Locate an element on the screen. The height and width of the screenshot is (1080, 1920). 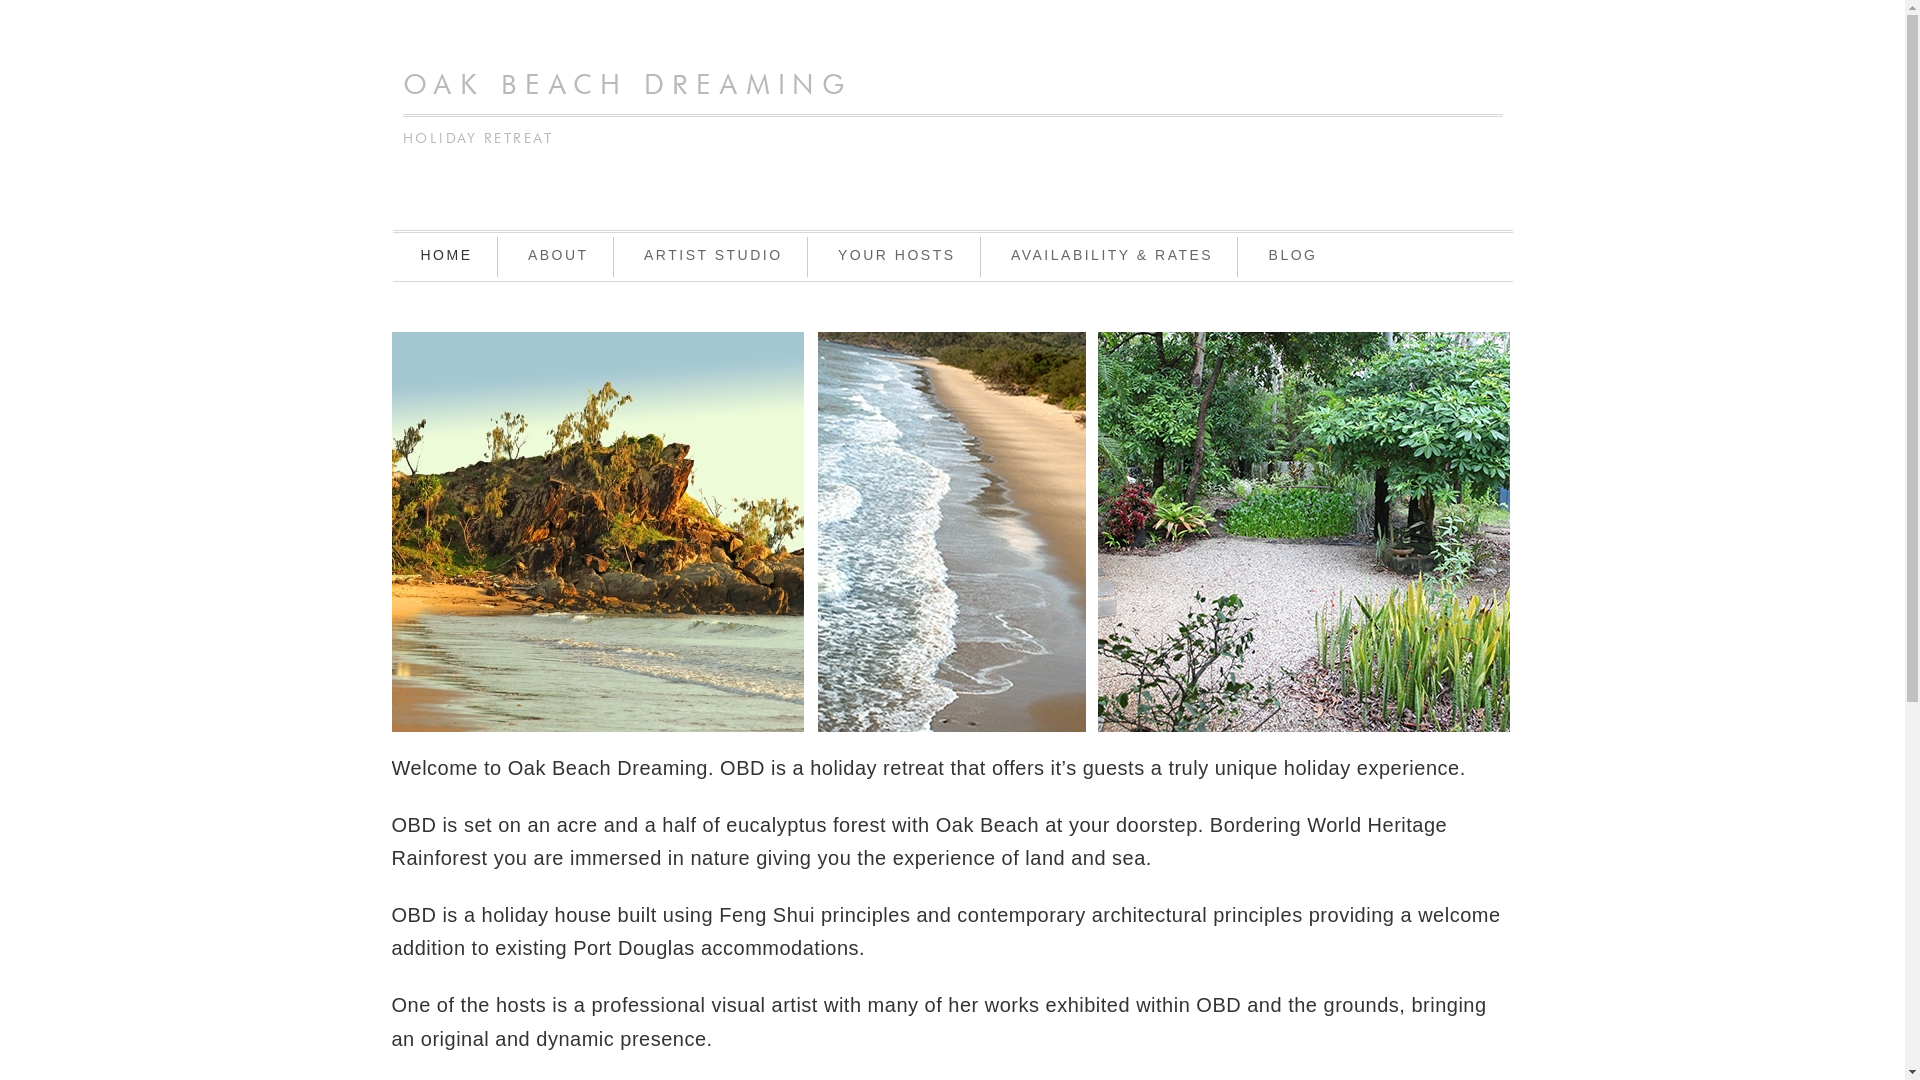
'ARTIST STUDIO' is located at coordinates (618, 256).